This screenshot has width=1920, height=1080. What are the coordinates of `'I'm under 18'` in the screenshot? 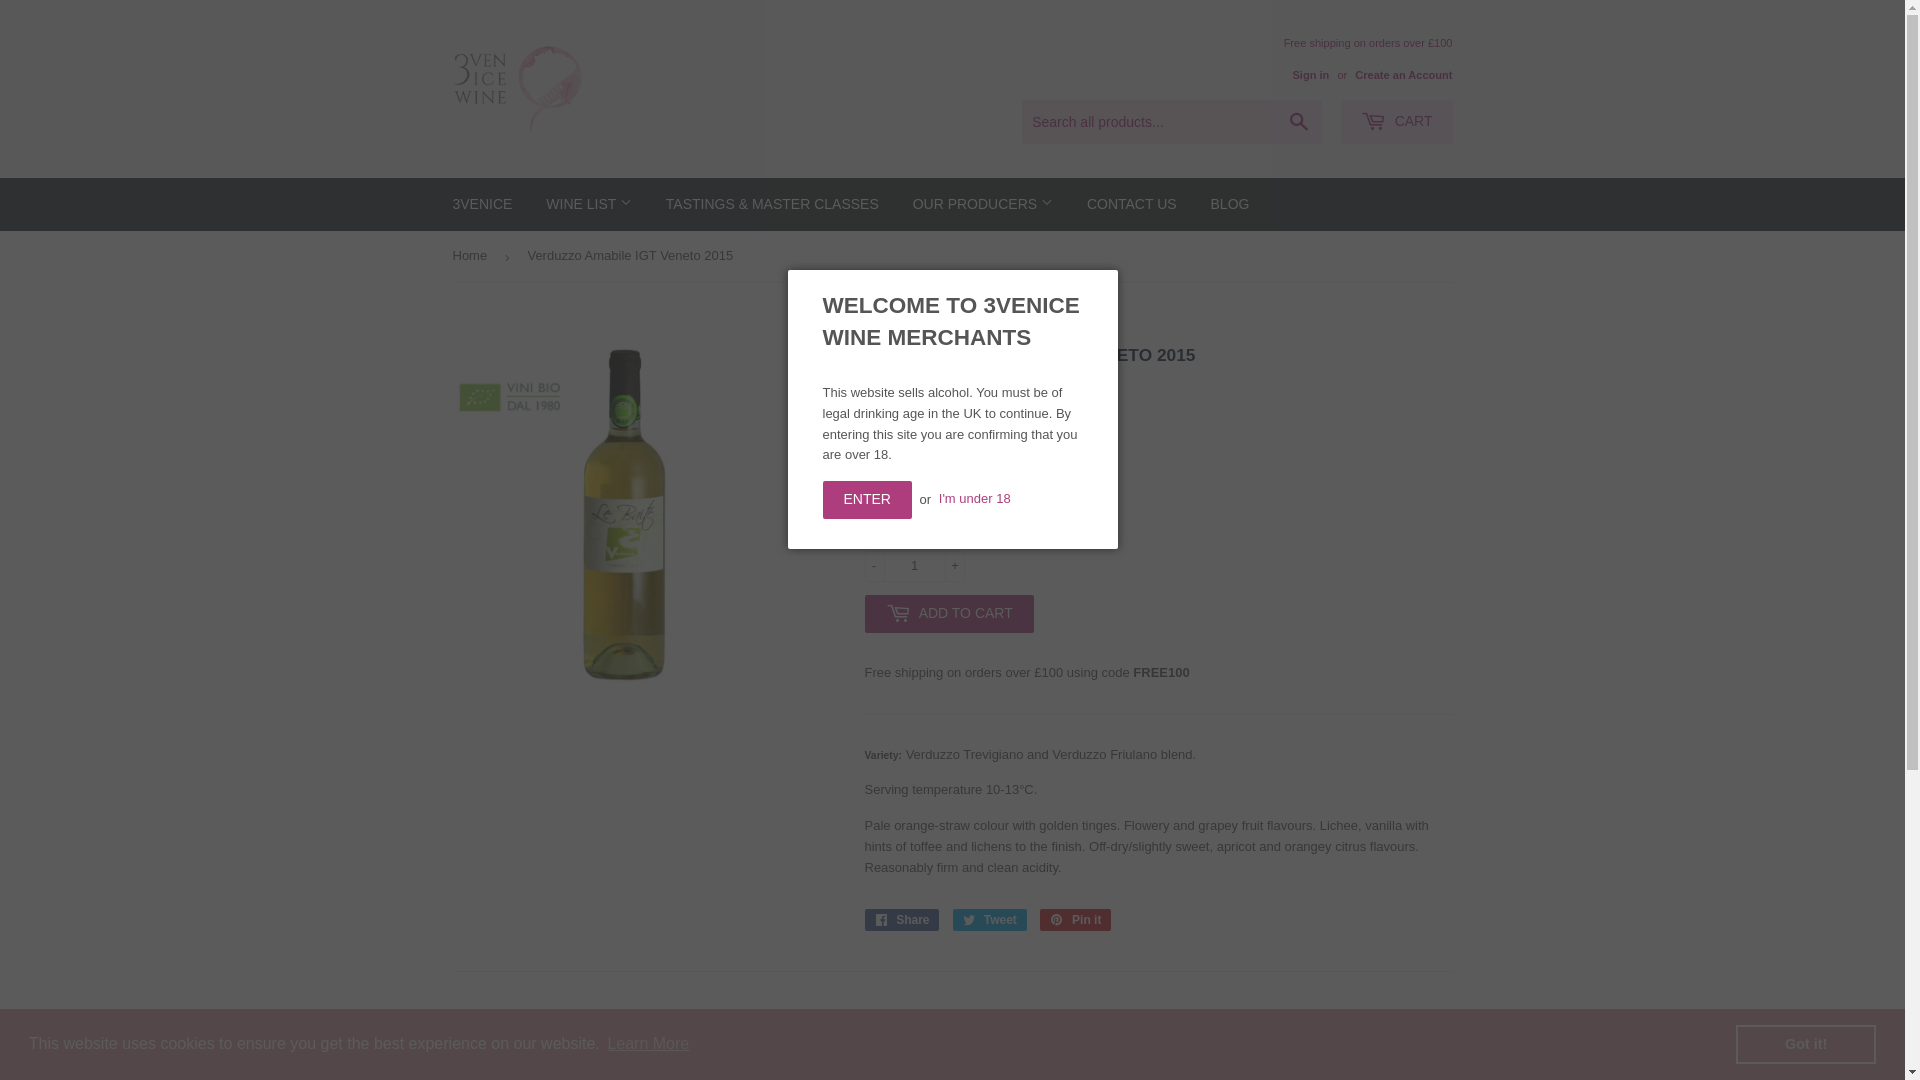 It's located at (974, 498).